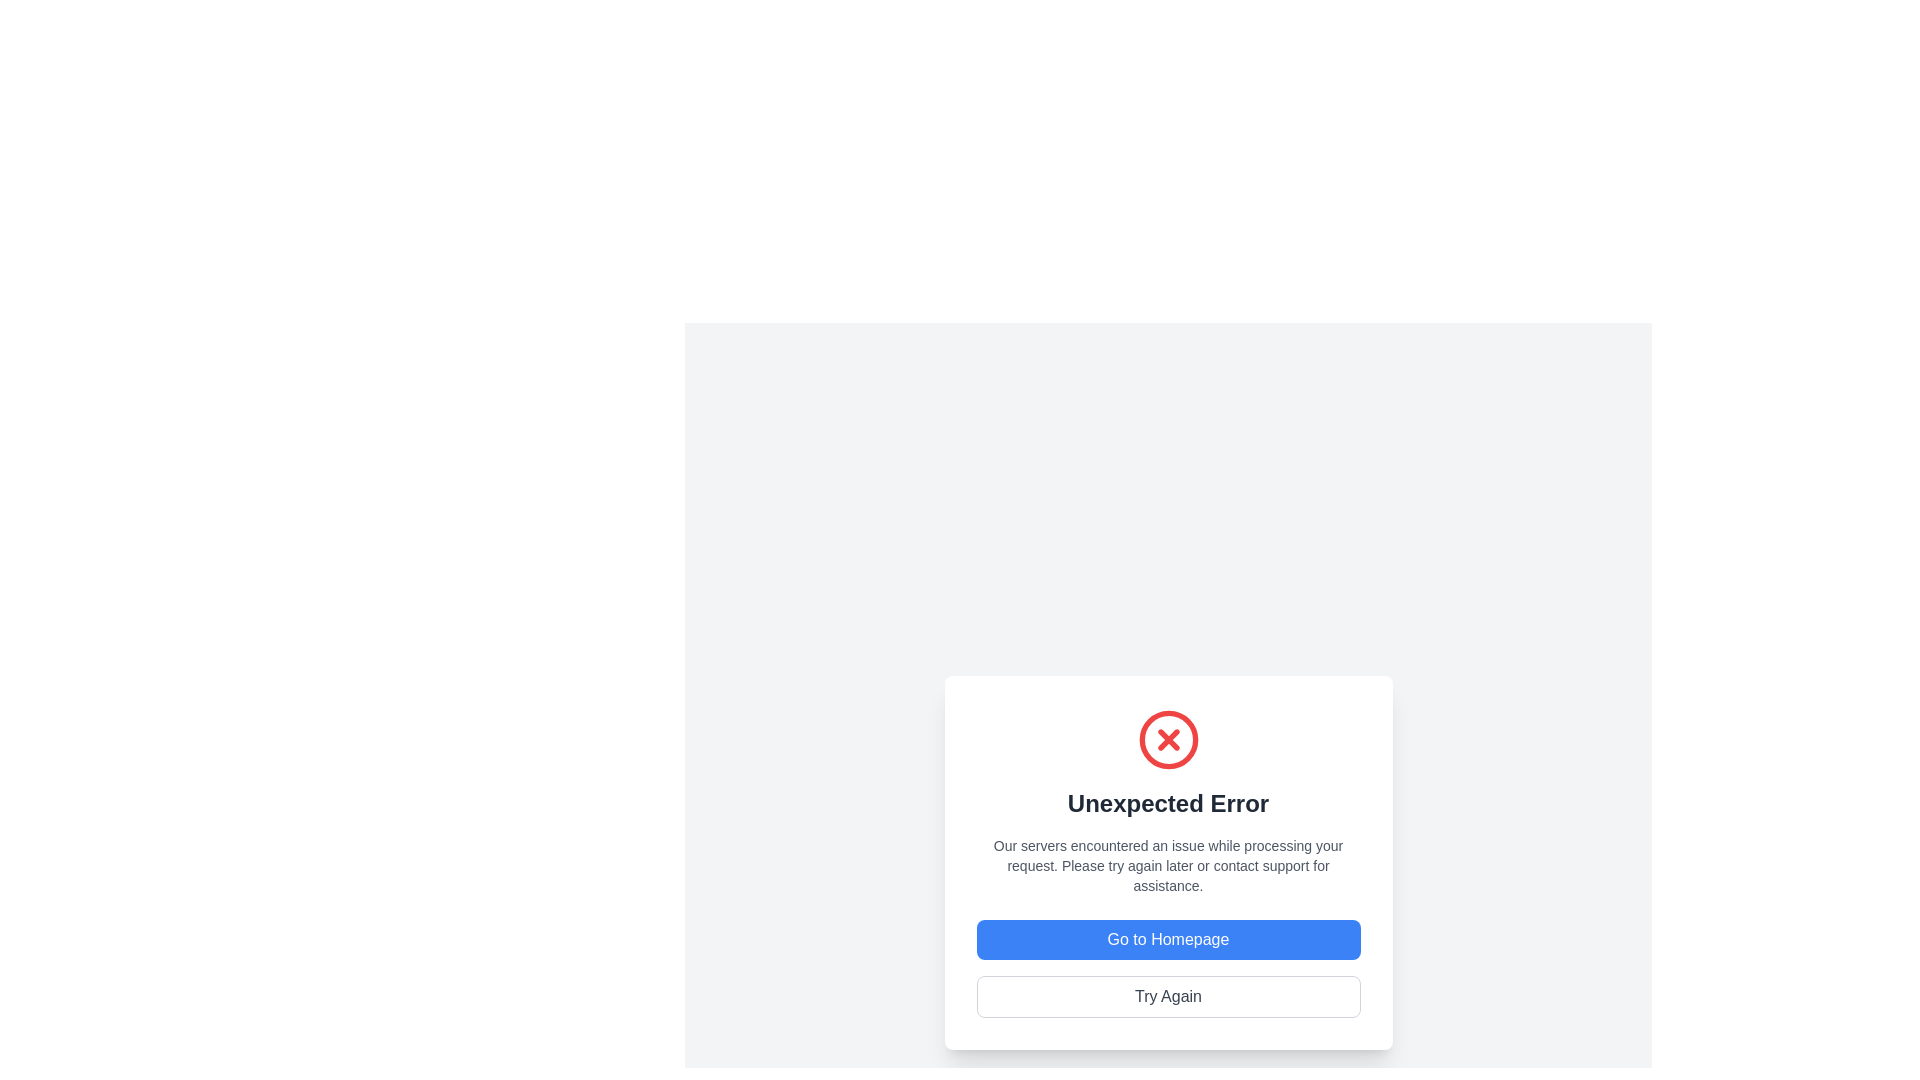 The width and height of the screenshot is (1920, 1080). Describe the element at coordinates (1168, 996) in the screenshot. I see `the 'Retry' button located at the bottom of the modal box, directly below the 'Go to Homepage' button, to retry the action that resulted in an error` at that location.